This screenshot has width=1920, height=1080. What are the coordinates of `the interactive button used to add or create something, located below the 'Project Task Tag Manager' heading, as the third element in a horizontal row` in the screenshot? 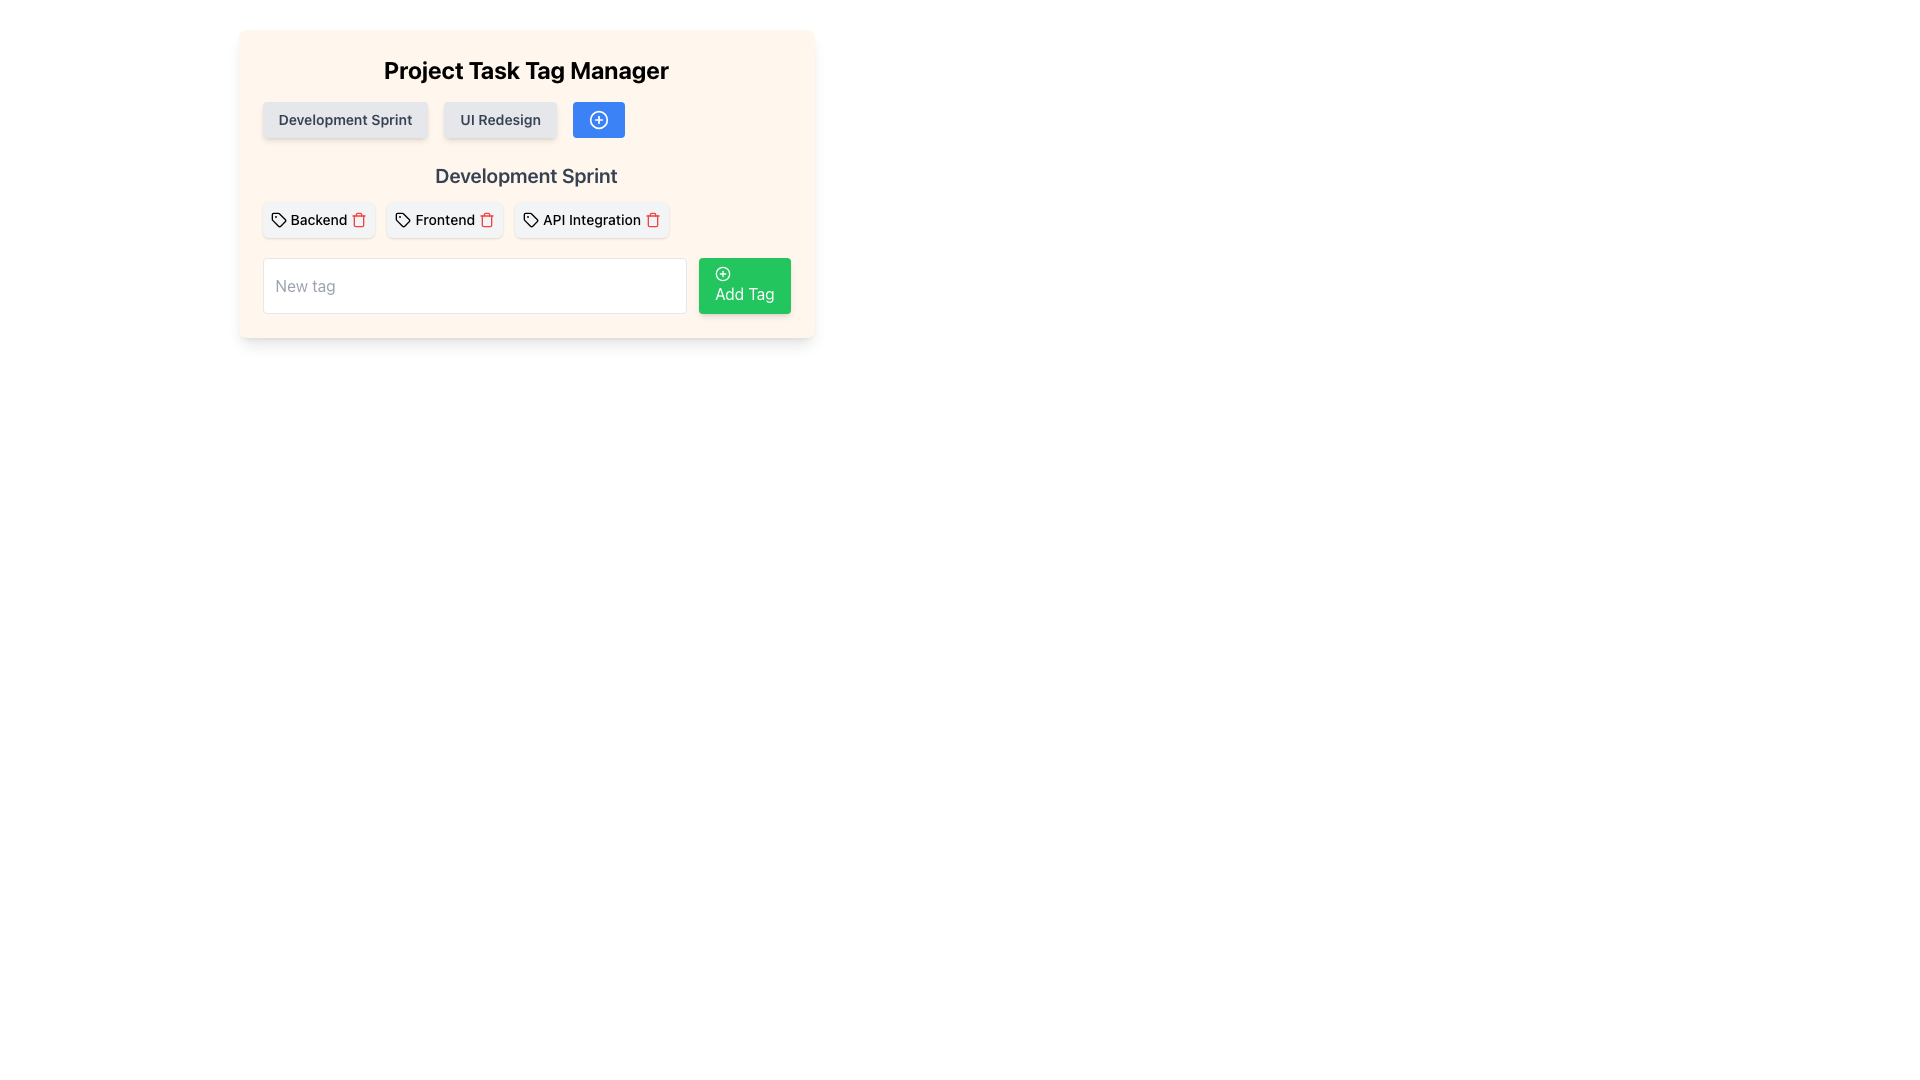 It's located at (598, 119).